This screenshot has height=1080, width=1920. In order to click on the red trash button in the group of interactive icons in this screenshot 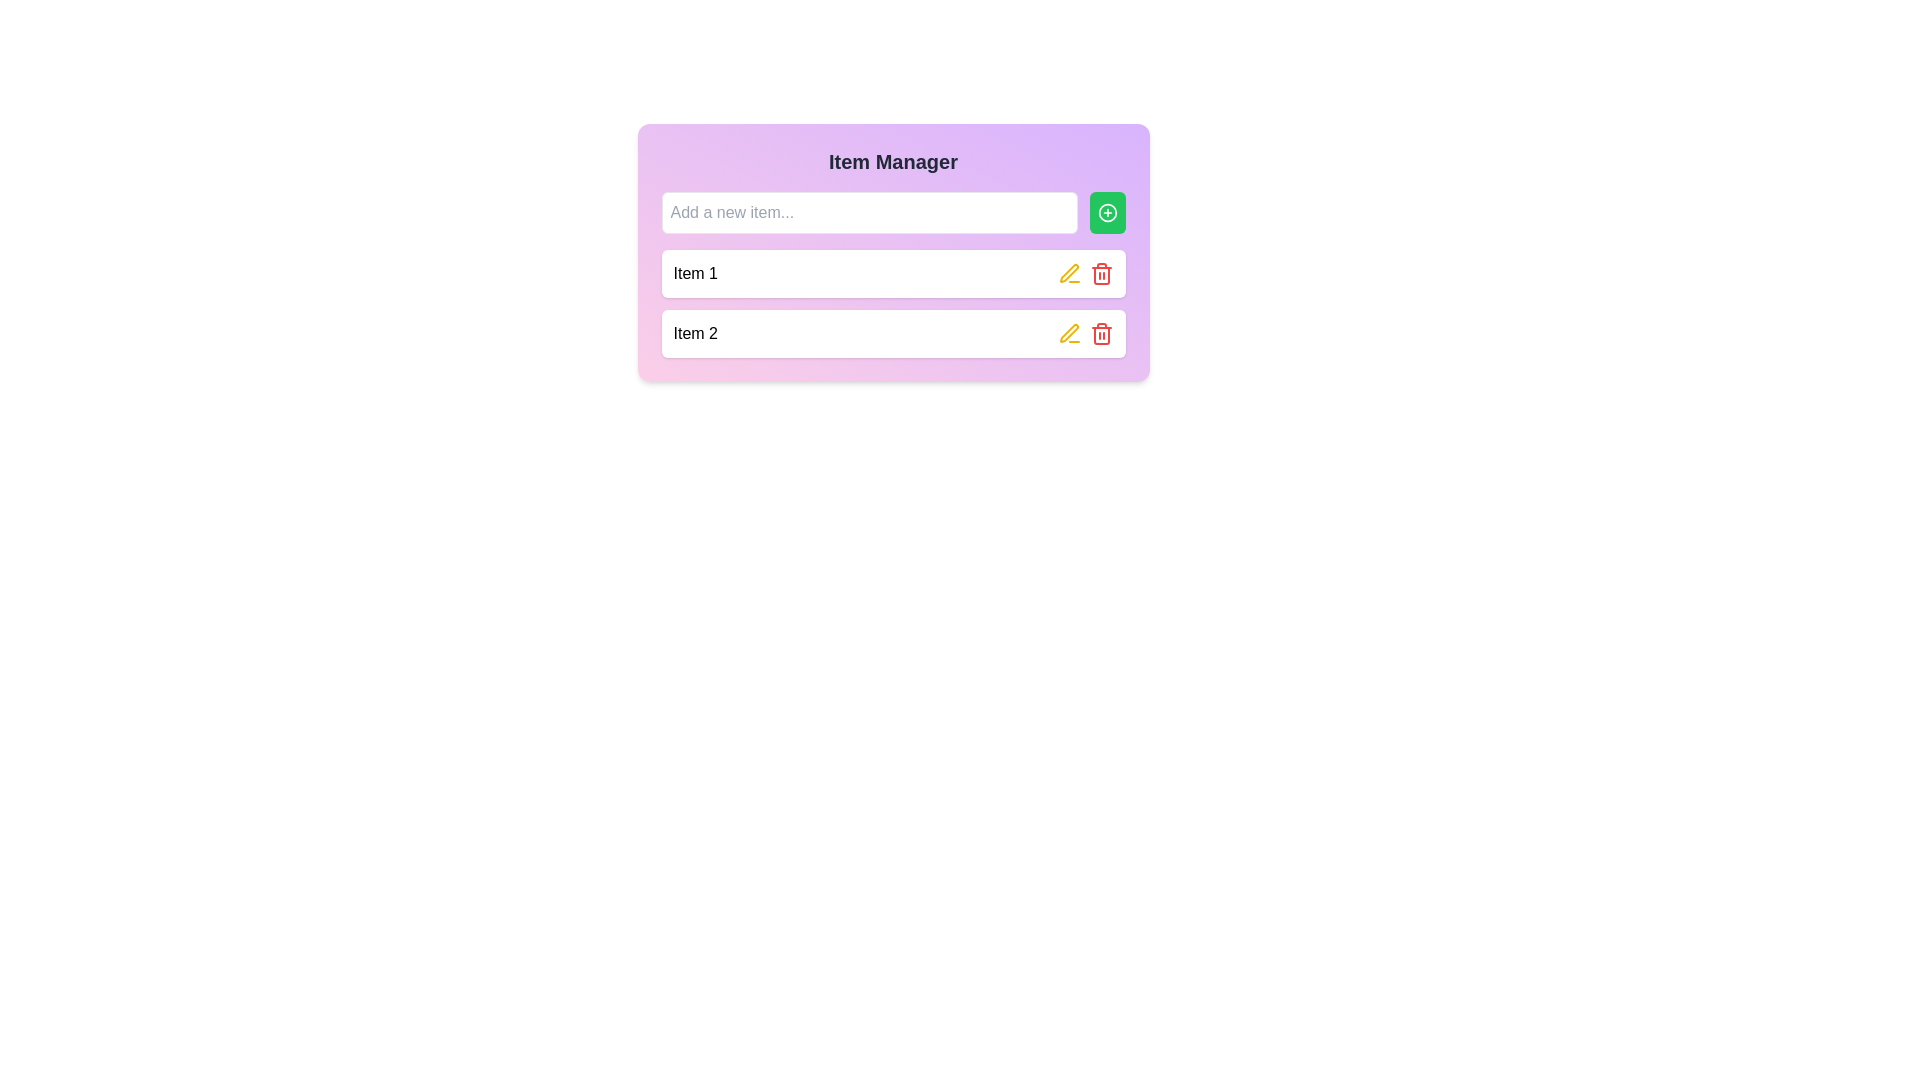, I will do `click(1084, 333)`.